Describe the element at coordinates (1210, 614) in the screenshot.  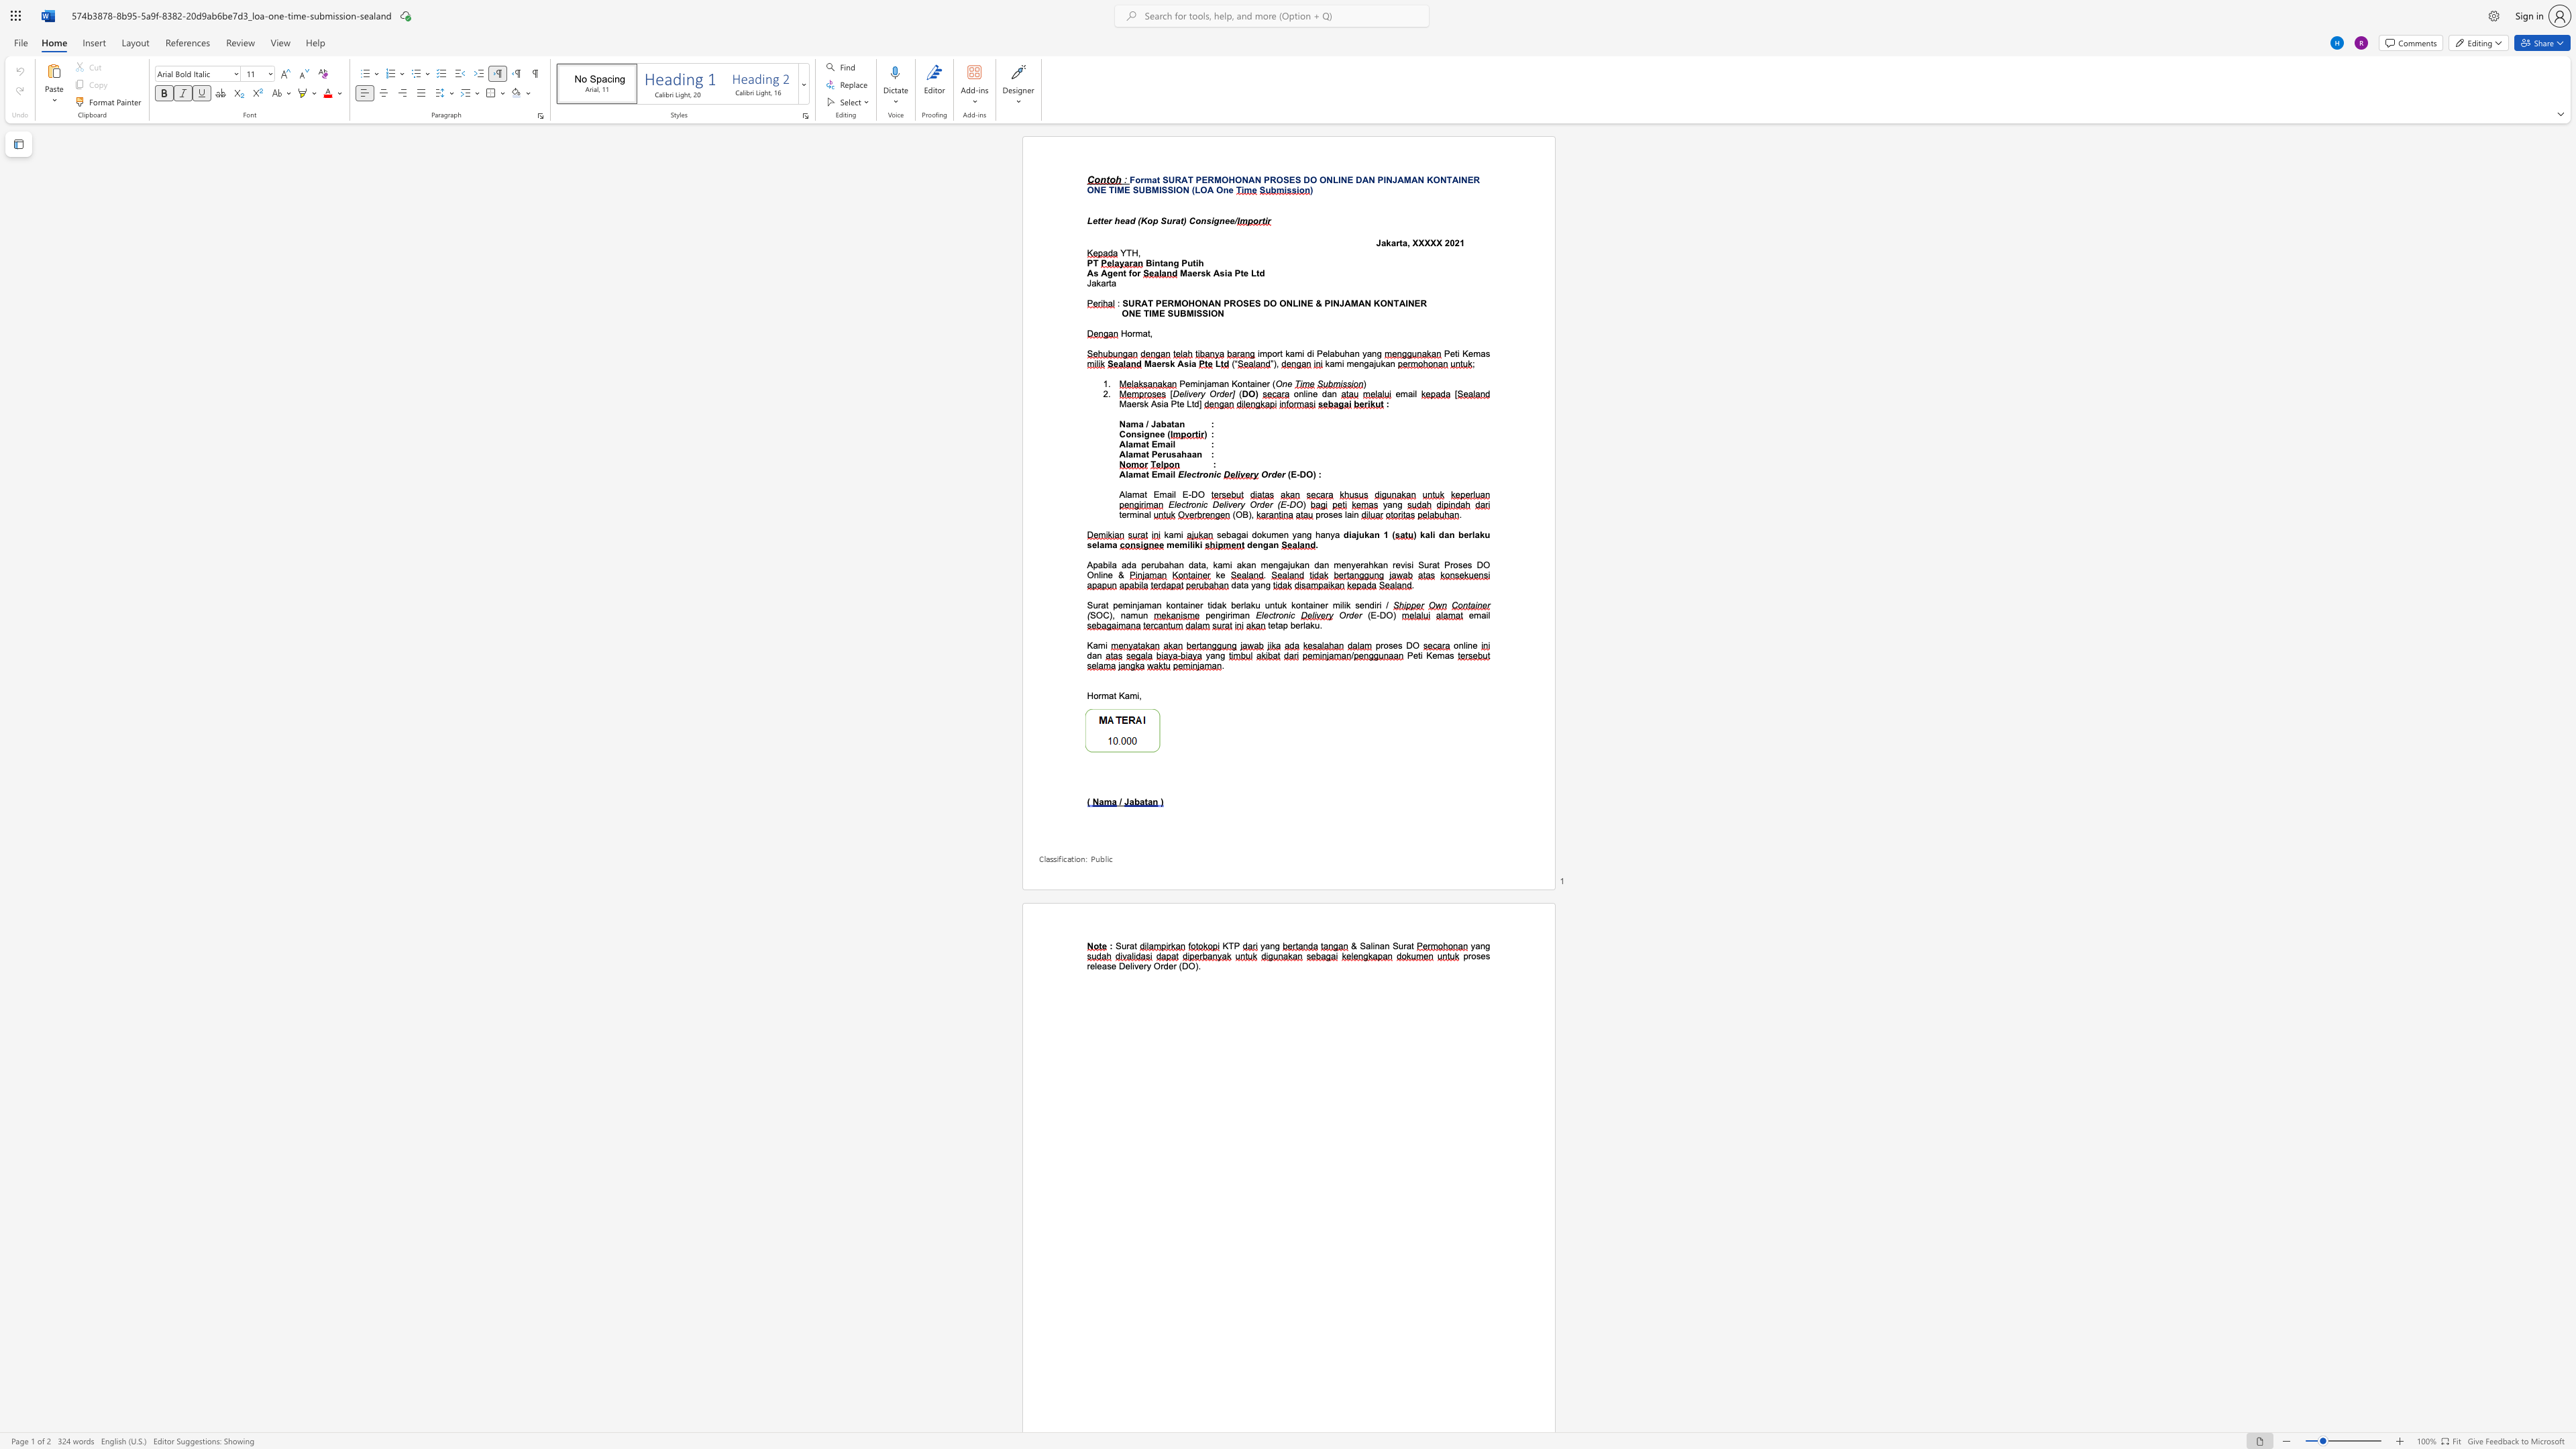
I see `the subset text "engi" within the text "pengiriman"` at that location.